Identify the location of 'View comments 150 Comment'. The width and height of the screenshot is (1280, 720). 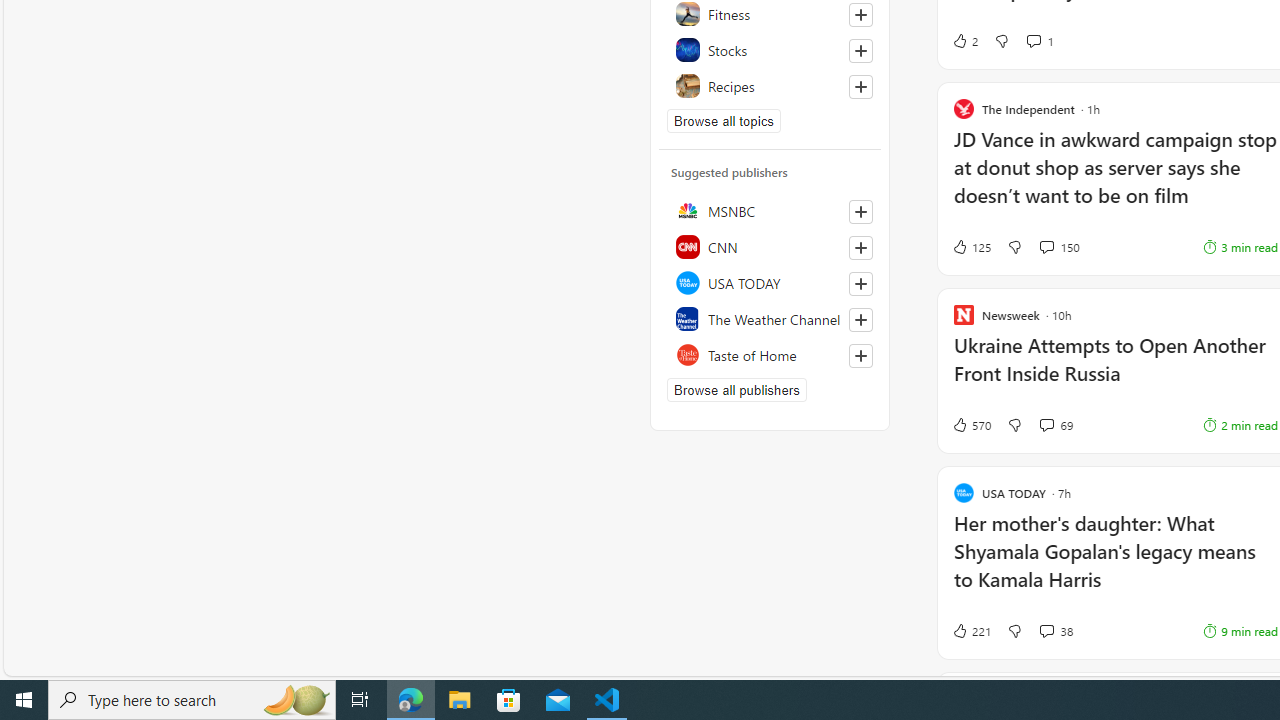
(1058, 245).